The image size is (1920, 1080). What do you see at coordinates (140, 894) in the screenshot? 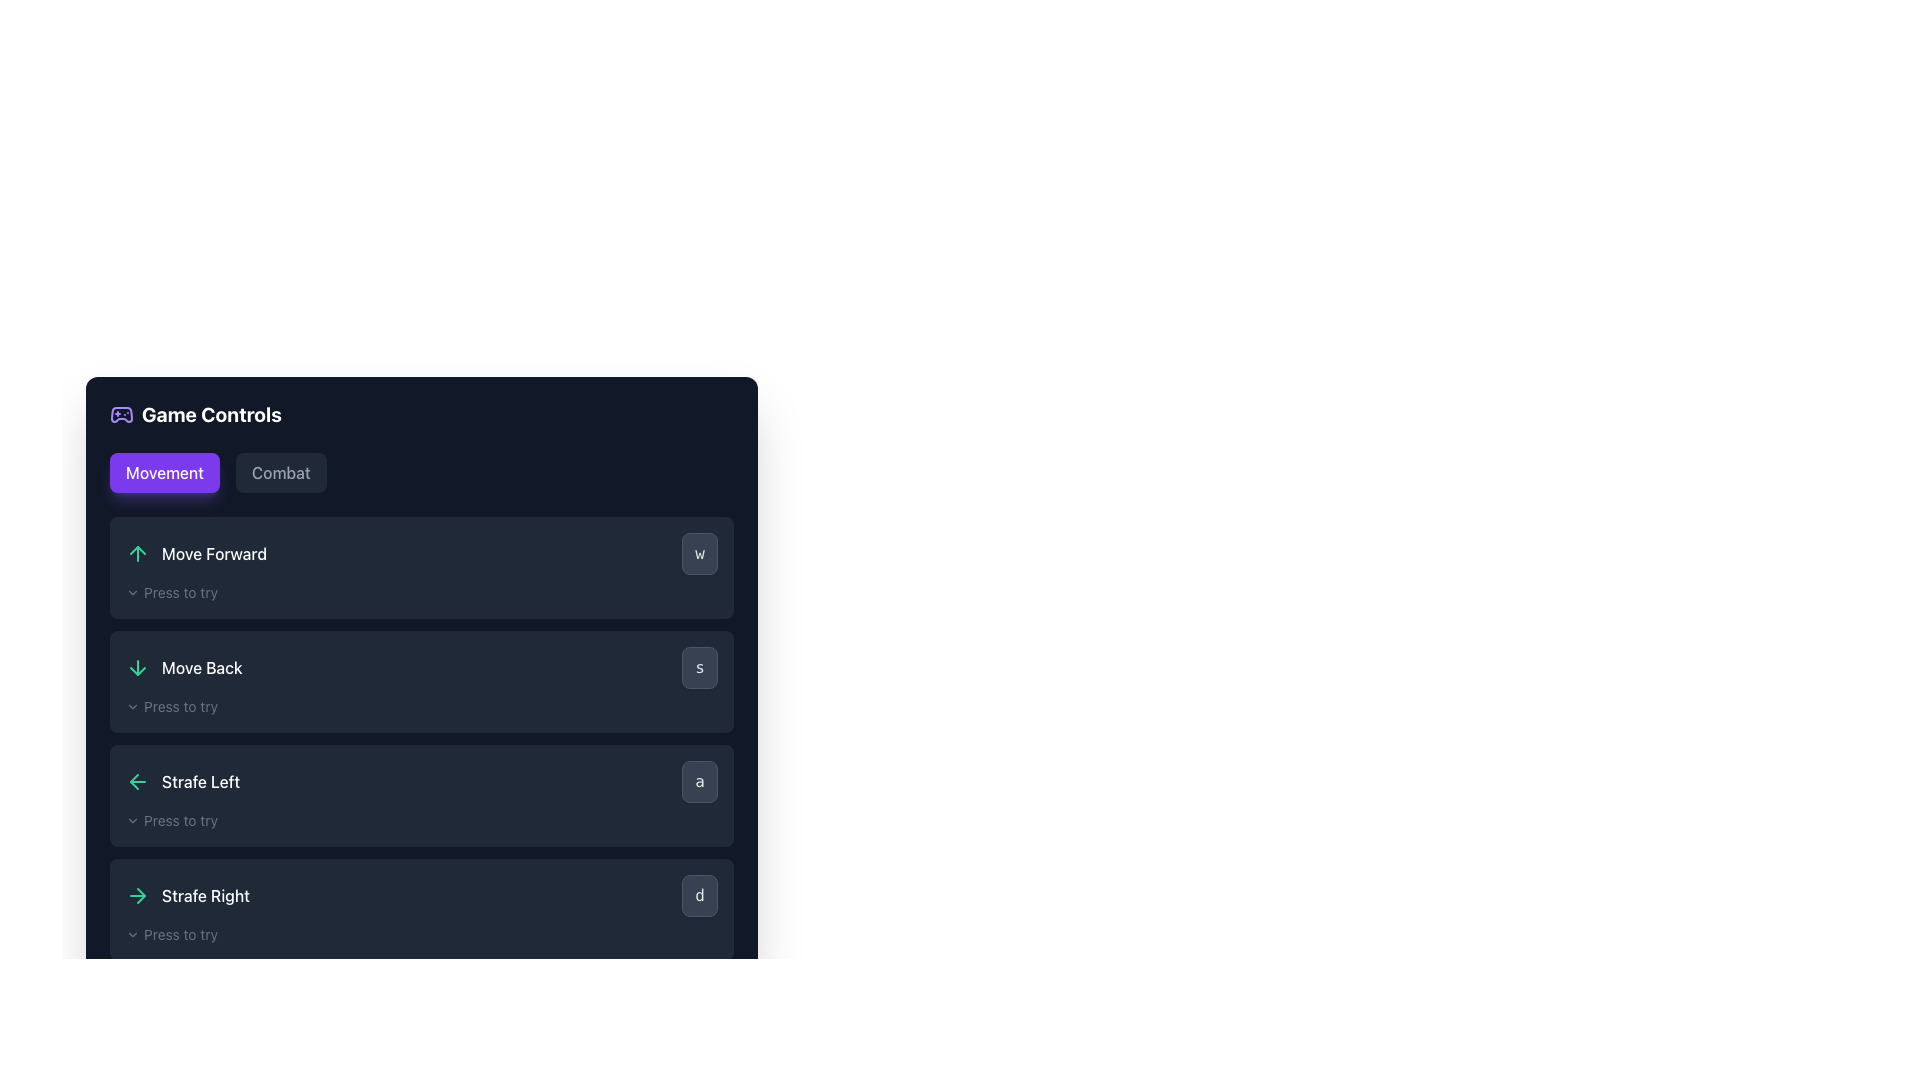
I see `the right-facing arrow icon associated with the 'Strafe Right' action` at bounding box center [140, 894].